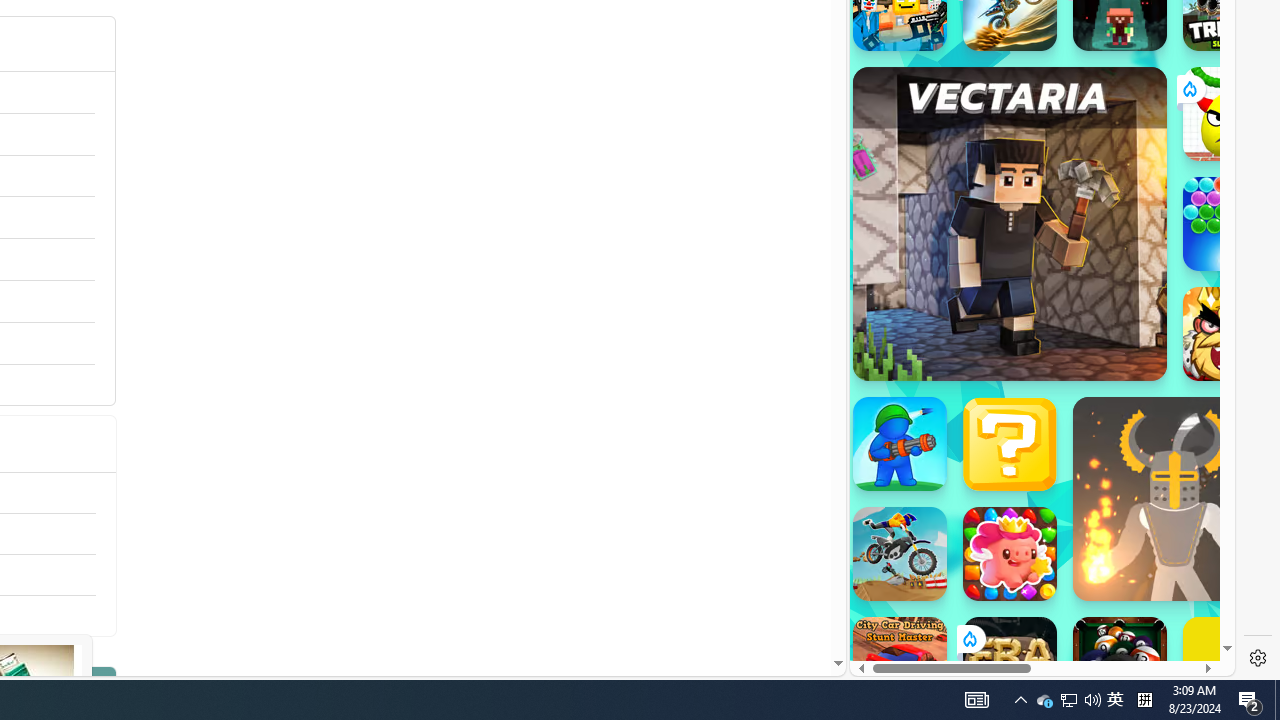 The height and width of the screenshot is (720, 1280). What do you see at coordinates (1175, 497) in the screenshot?
I see `'Ragdoll Hit Ragdoll Hit'` at bounding box center [1175, 497].